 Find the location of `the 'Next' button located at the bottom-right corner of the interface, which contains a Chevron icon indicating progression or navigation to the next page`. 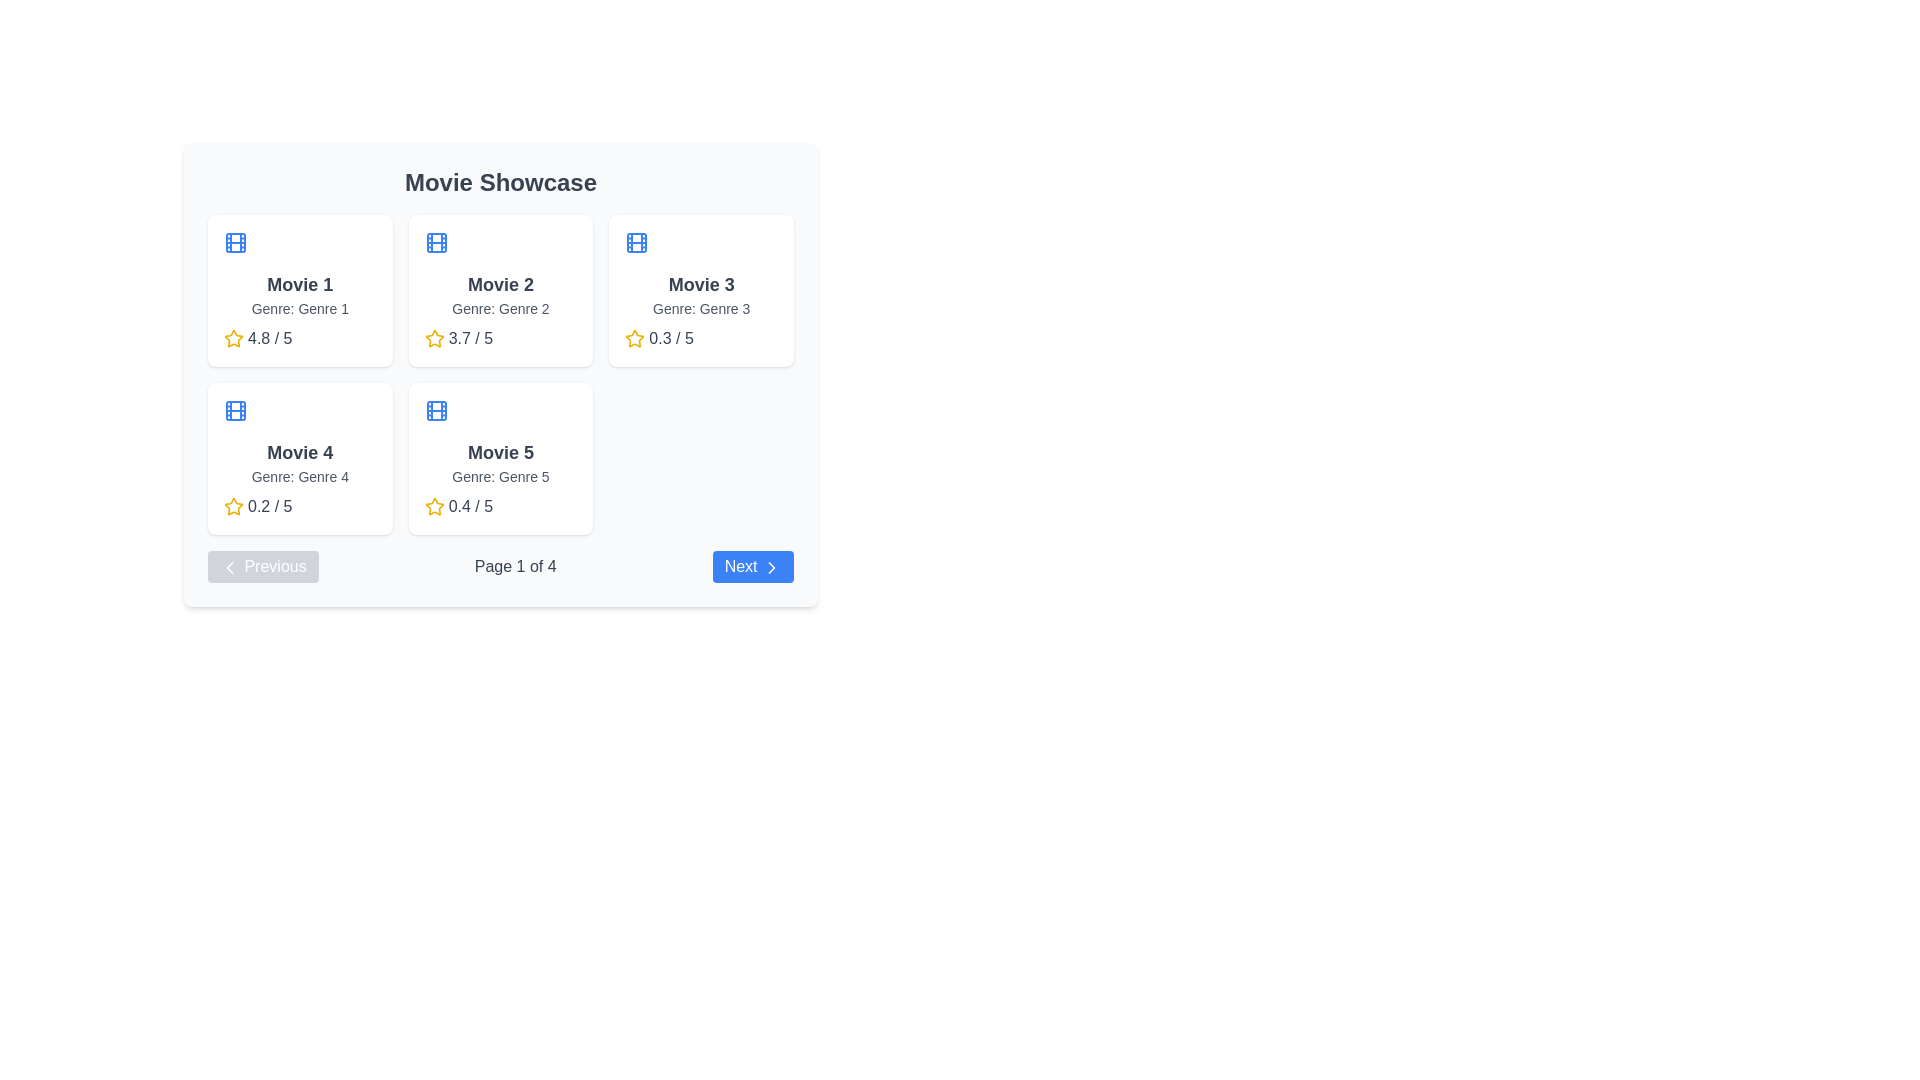

the 'Next' button located at the bottom-right corner of the interface, which contains a Chevron icon indicating progression or navigation to the next page is located at coordinates (771, 567).